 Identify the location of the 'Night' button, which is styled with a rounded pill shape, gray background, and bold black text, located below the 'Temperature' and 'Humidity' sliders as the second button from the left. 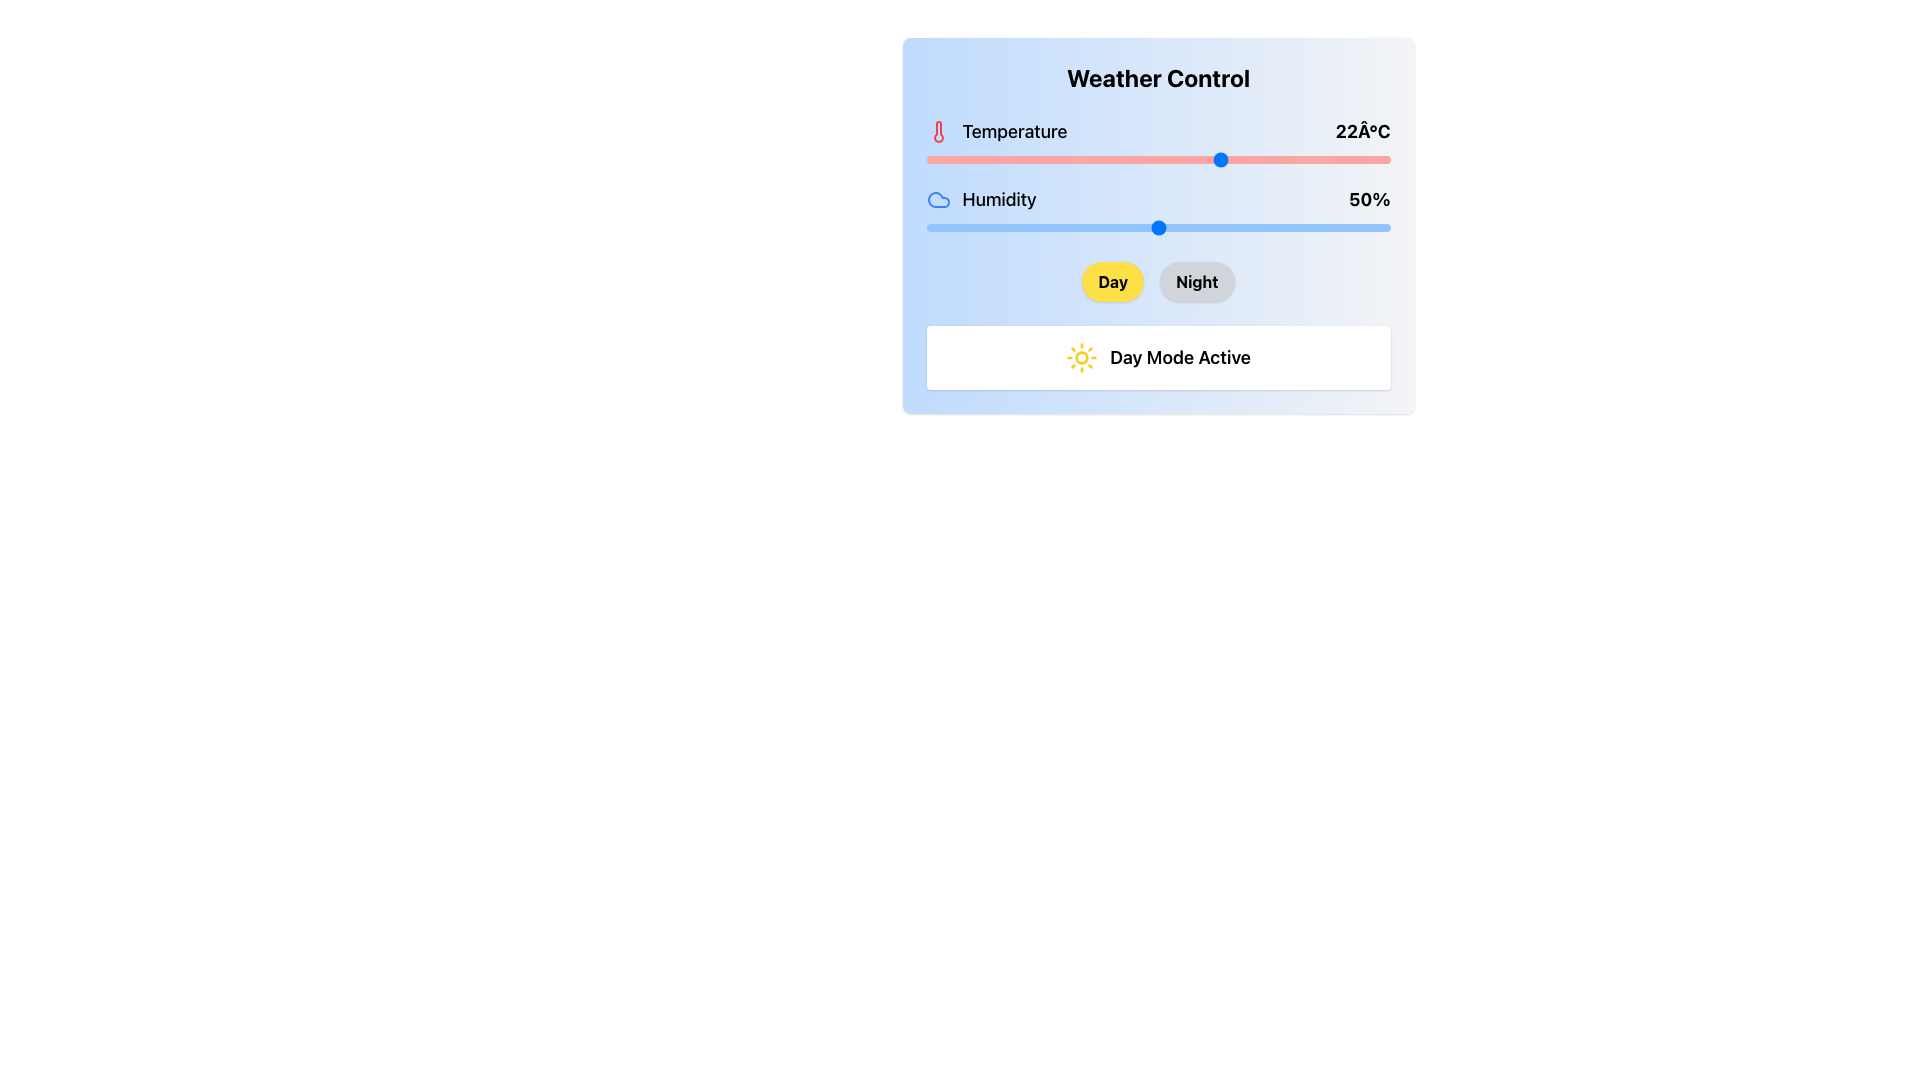
(1197, 281).